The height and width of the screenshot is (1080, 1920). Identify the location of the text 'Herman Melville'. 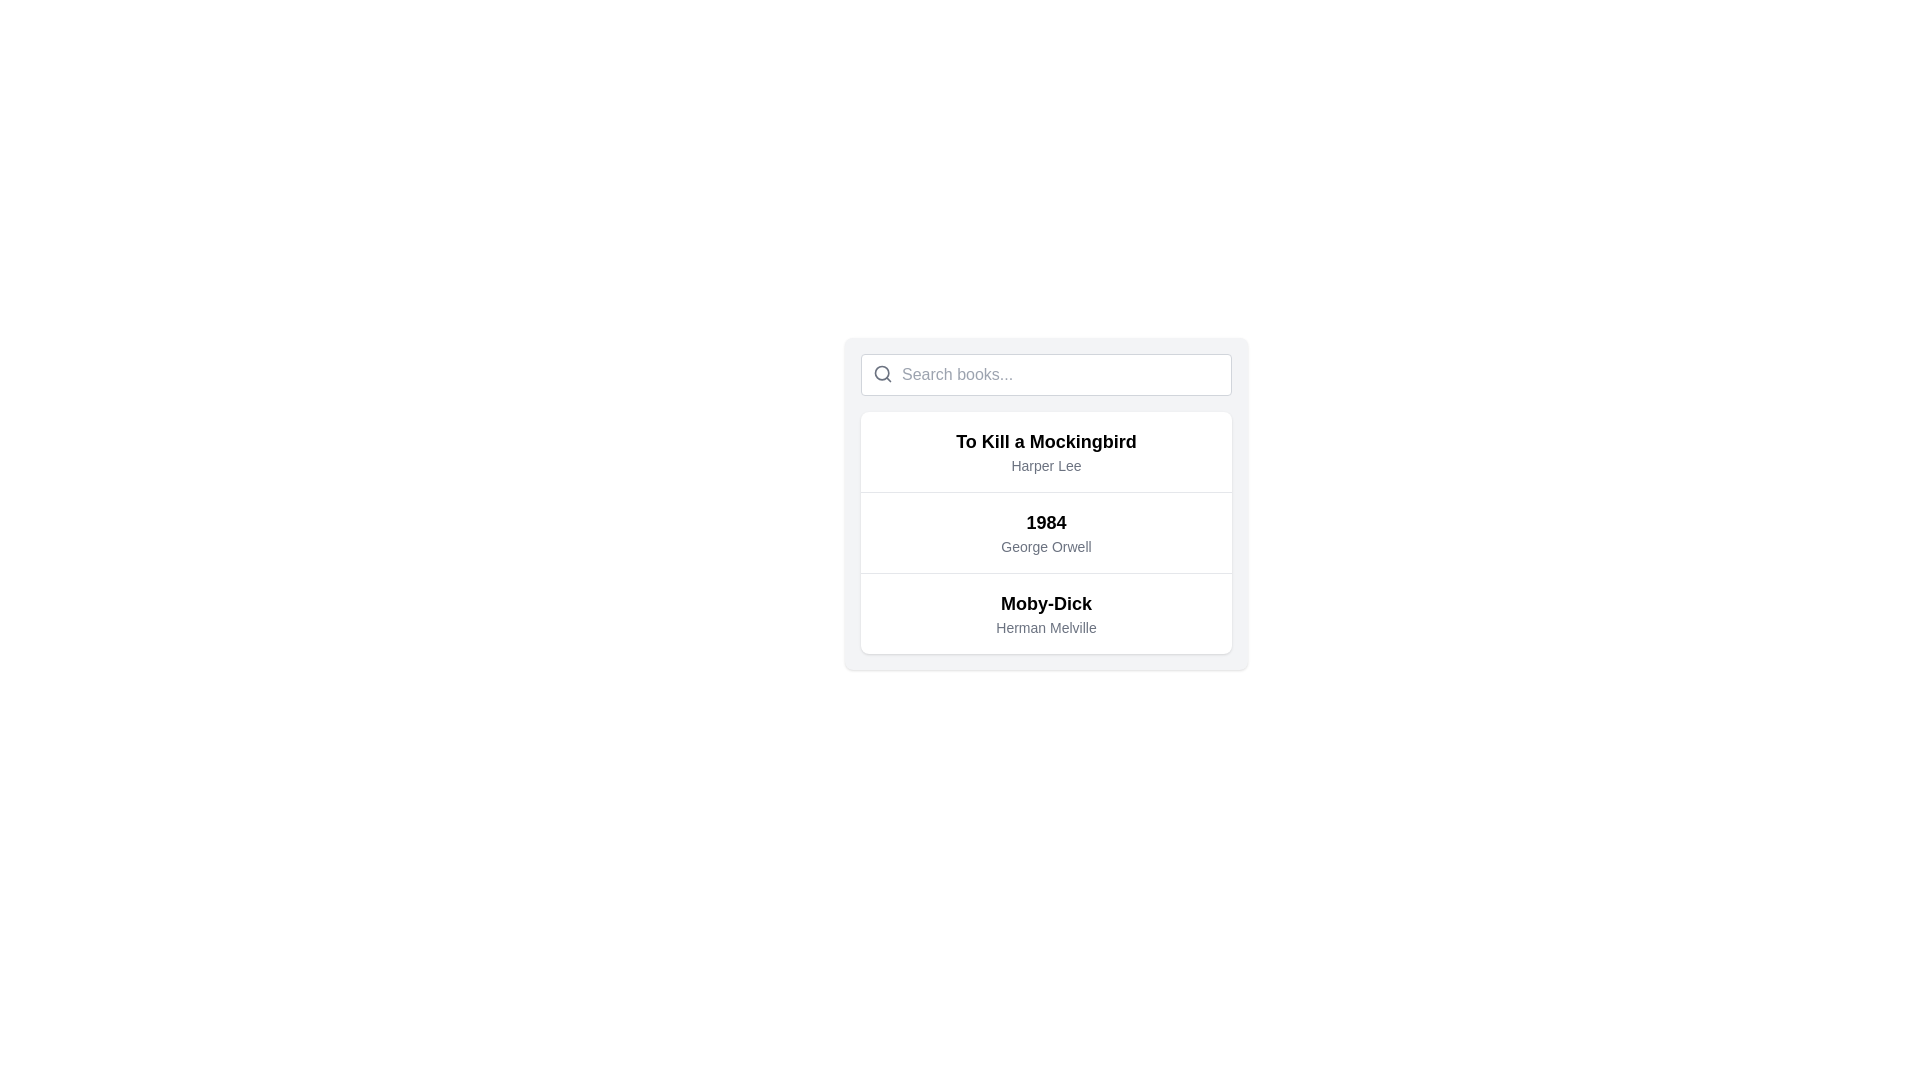
(1045, 627).